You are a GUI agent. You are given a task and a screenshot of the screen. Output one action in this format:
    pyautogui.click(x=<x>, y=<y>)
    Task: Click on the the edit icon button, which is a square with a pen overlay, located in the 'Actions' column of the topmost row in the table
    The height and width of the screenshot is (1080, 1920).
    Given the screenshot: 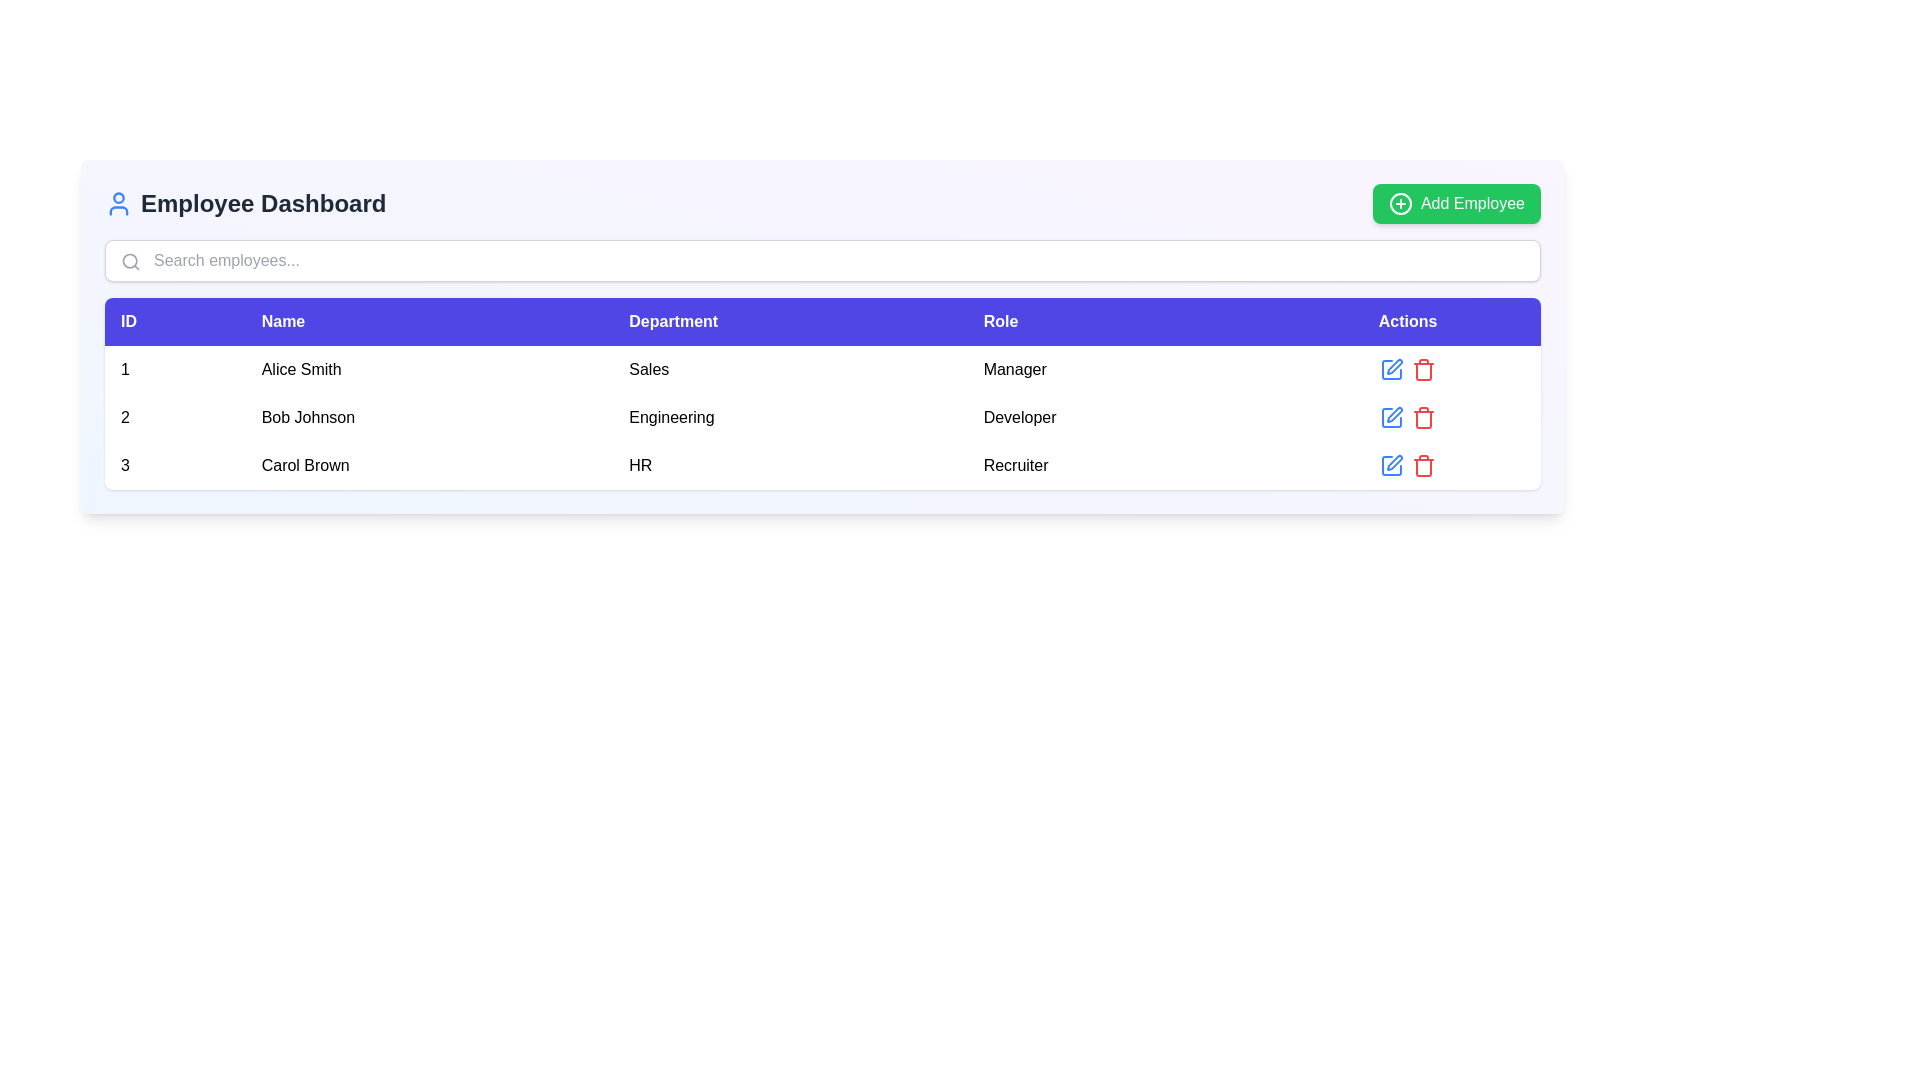 What is the action you would take?
    pyautogui.click(x=1391, y=370)
    